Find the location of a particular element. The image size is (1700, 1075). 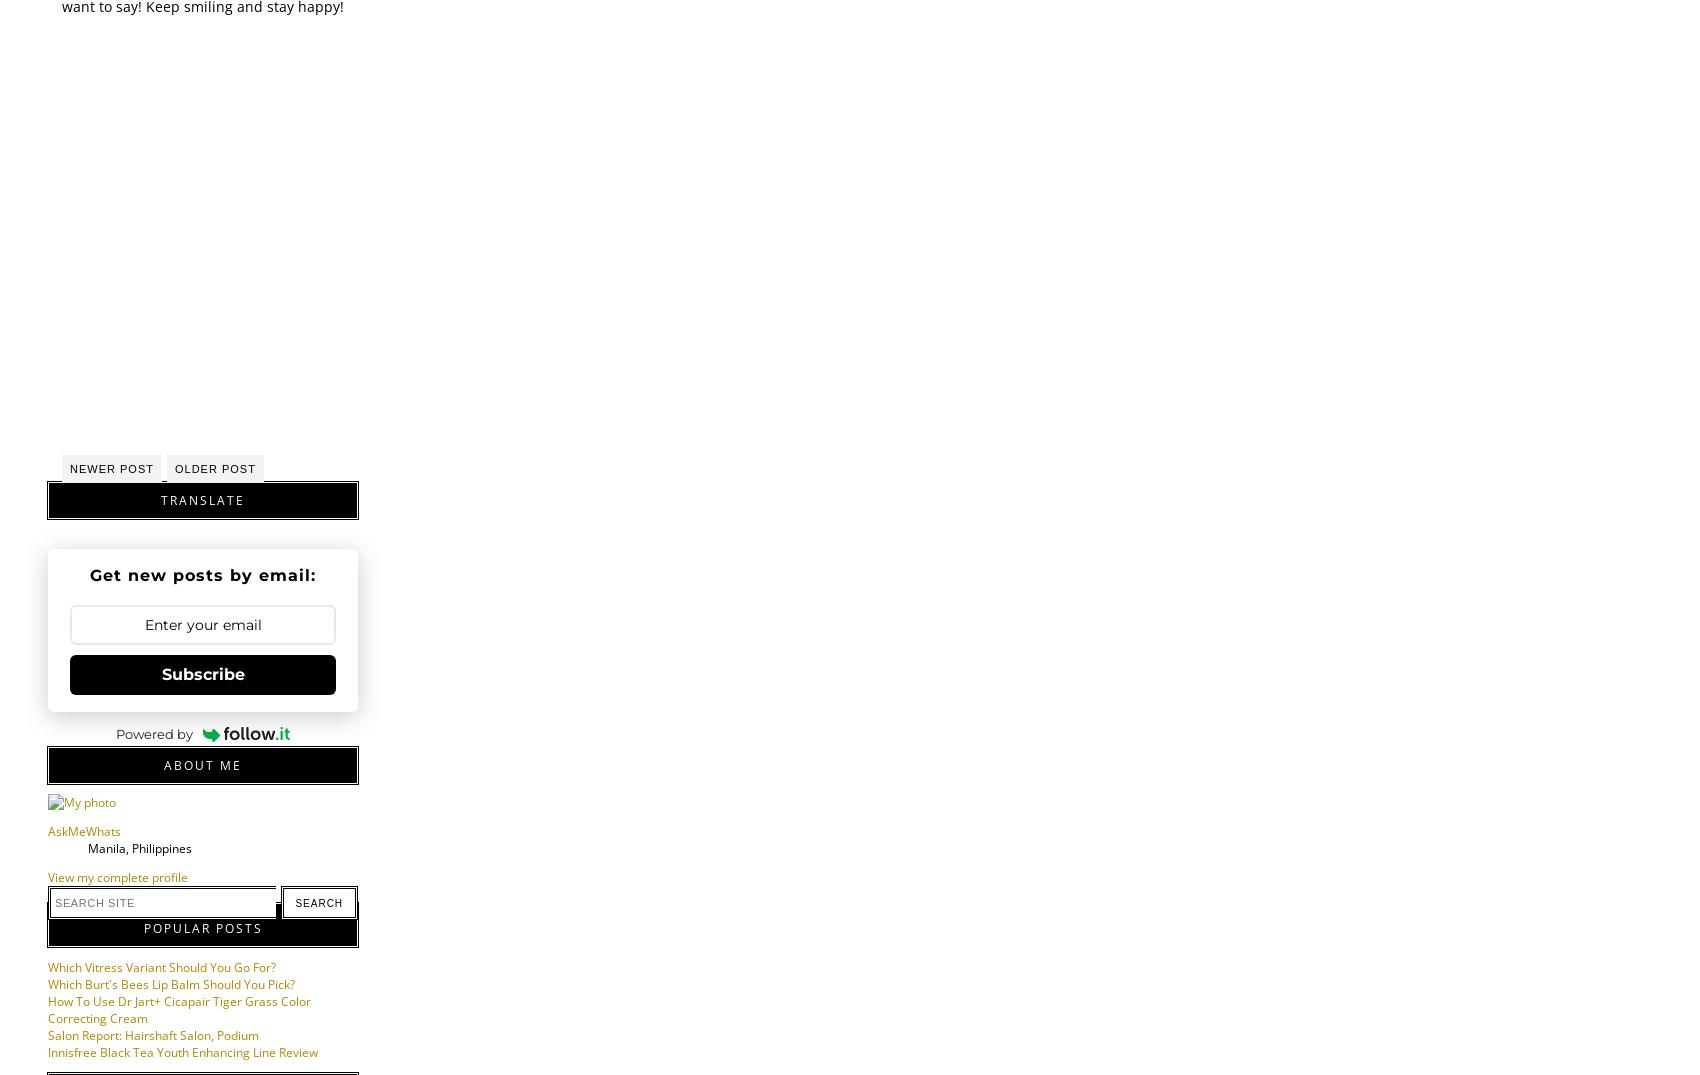

'Popular Posts' is located at coordinates (201, 927).